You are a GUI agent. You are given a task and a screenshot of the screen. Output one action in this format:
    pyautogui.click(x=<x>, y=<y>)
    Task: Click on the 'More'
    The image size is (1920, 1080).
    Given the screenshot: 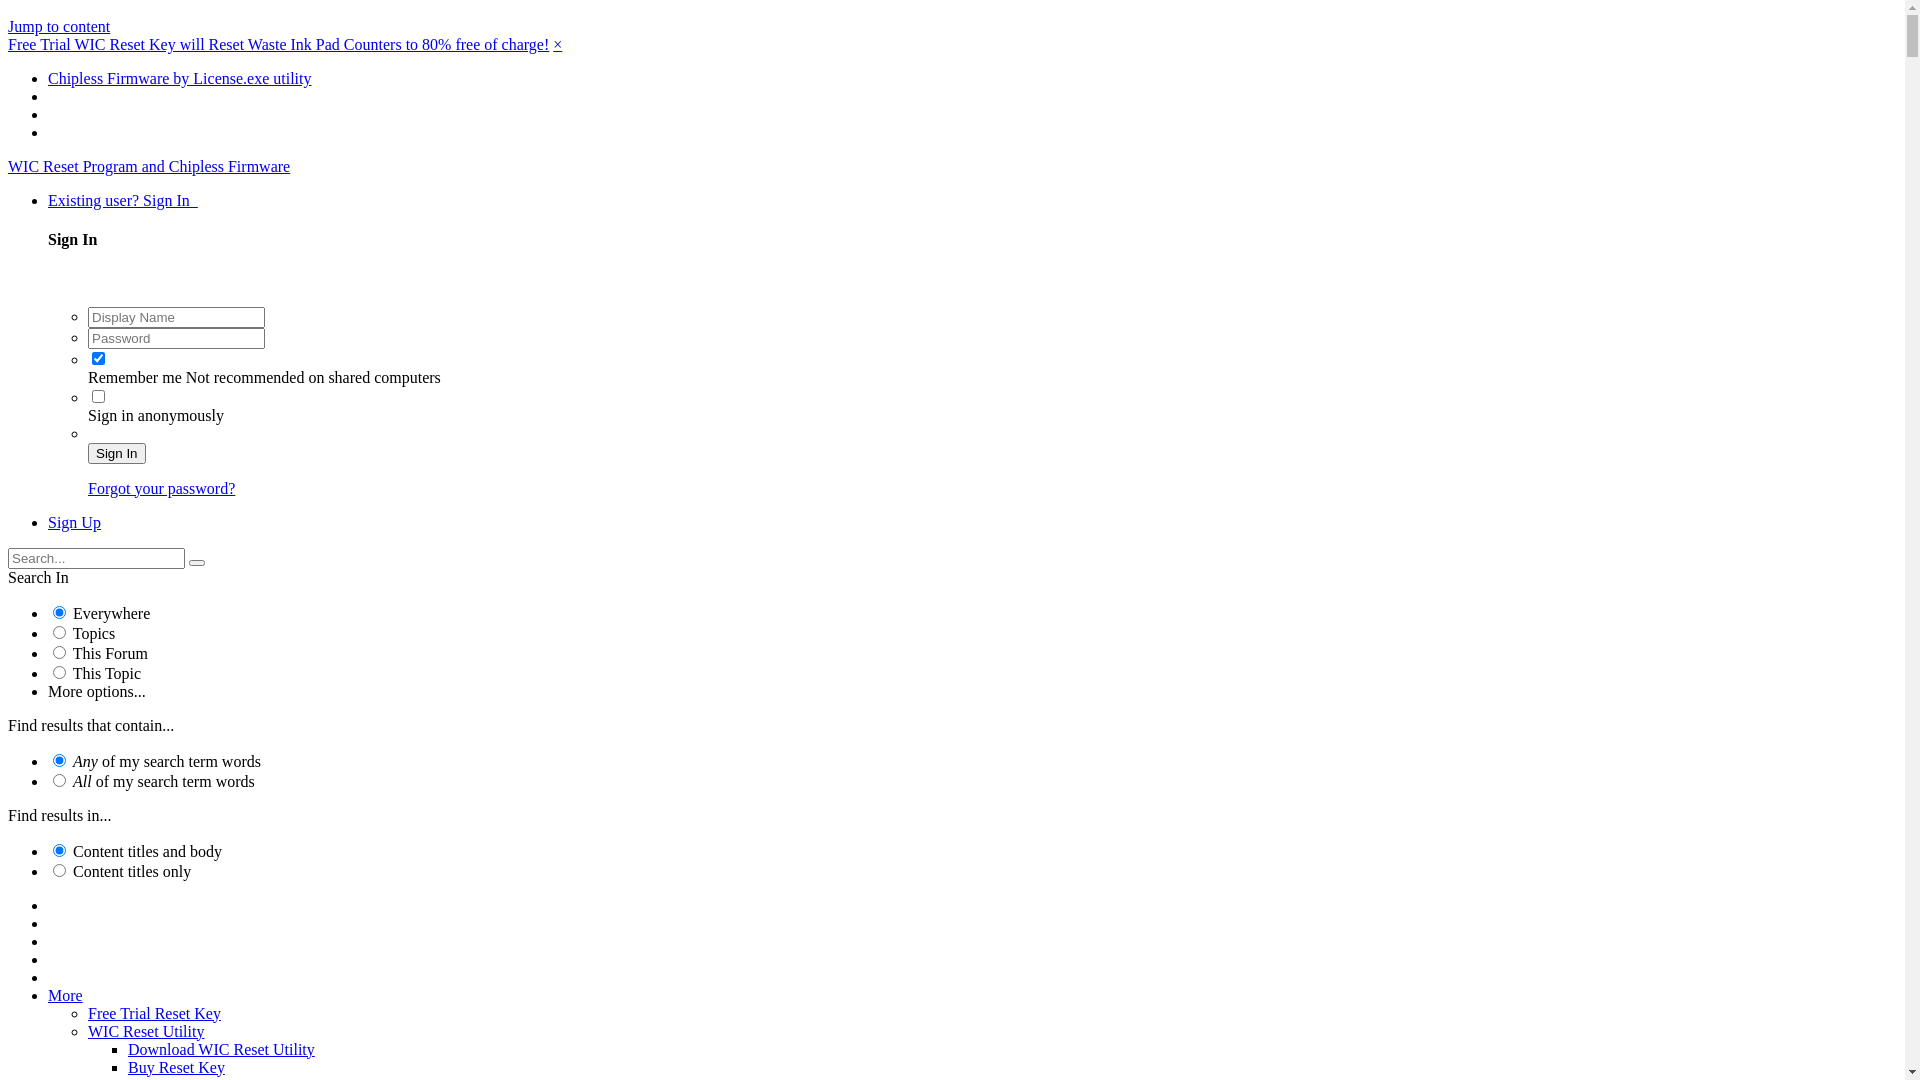 What is the action you would take?
    pyautogui.click(x=65, y=995)
    